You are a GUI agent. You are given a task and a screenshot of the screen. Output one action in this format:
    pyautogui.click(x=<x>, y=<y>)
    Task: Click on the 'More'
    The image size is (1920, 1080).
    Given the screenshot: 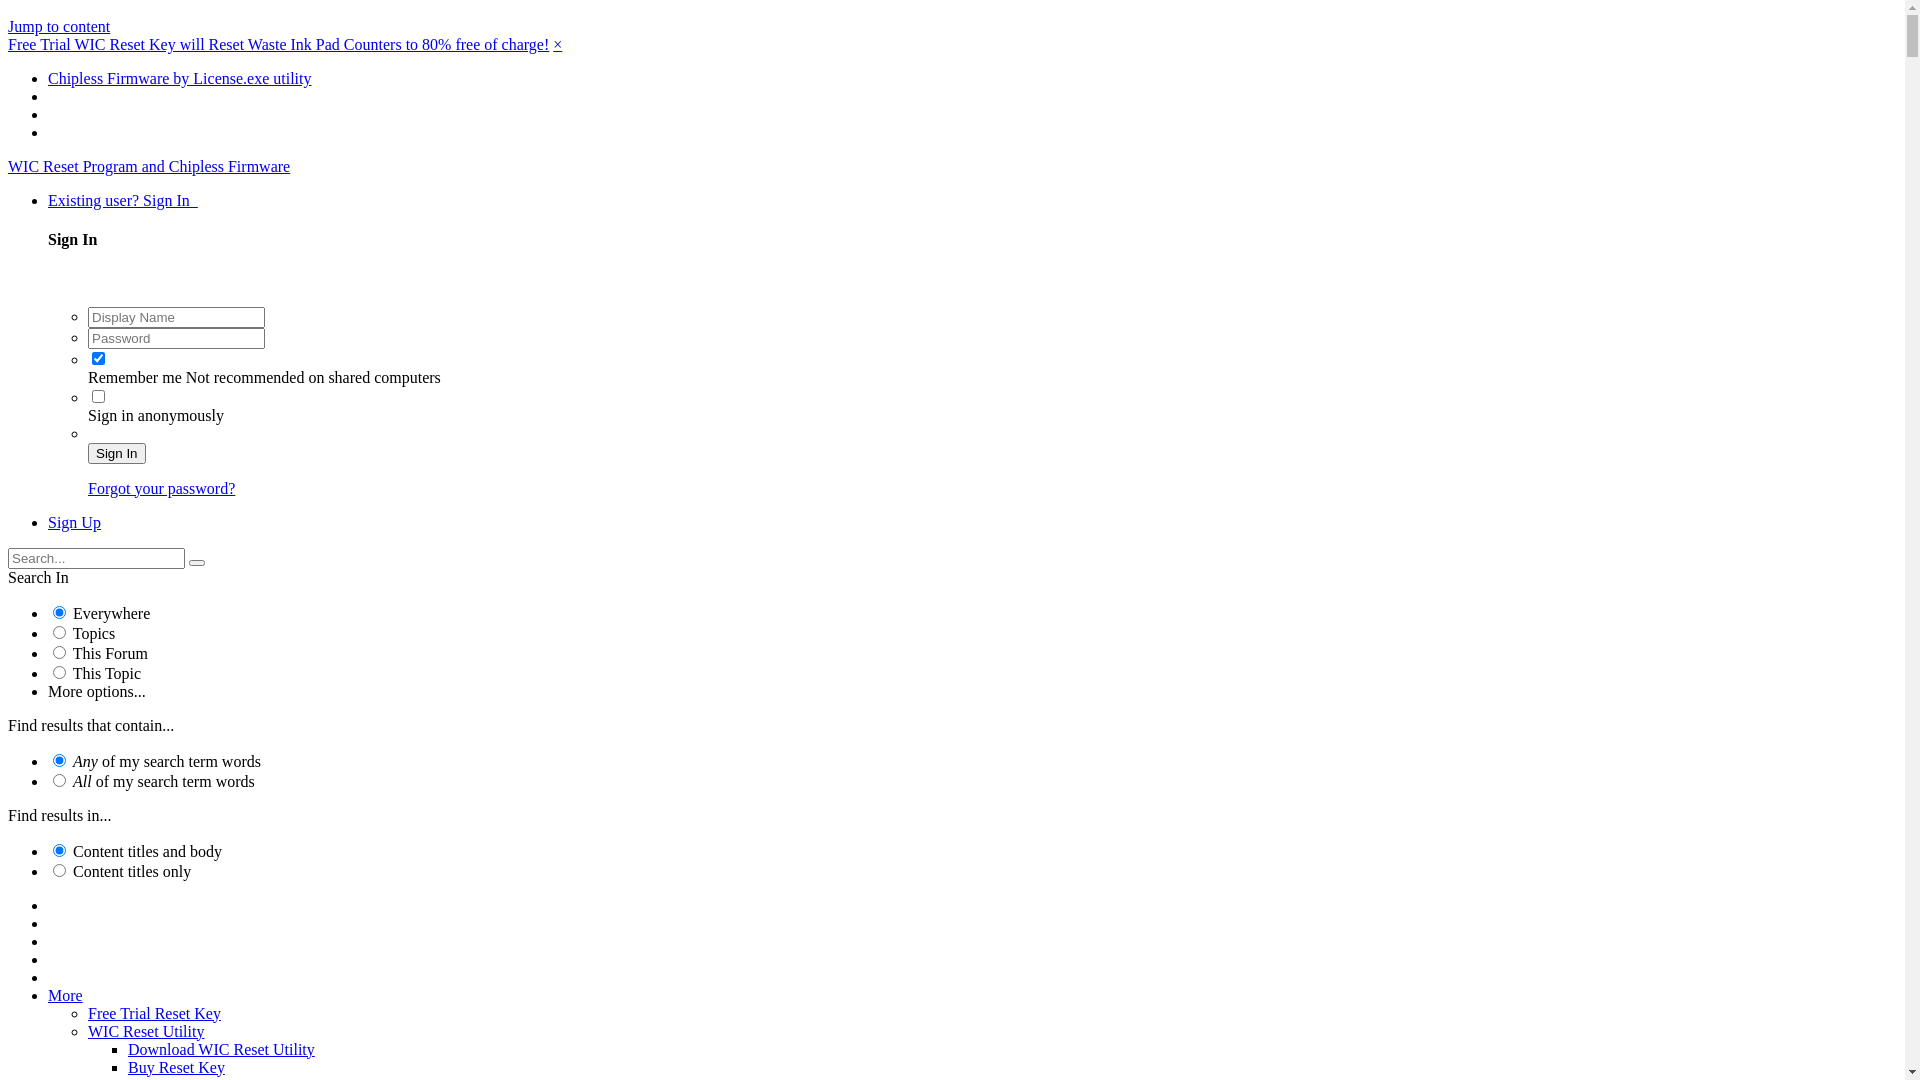 What is the action you would take?
    pyautogui.click(x=65, y=995)
    